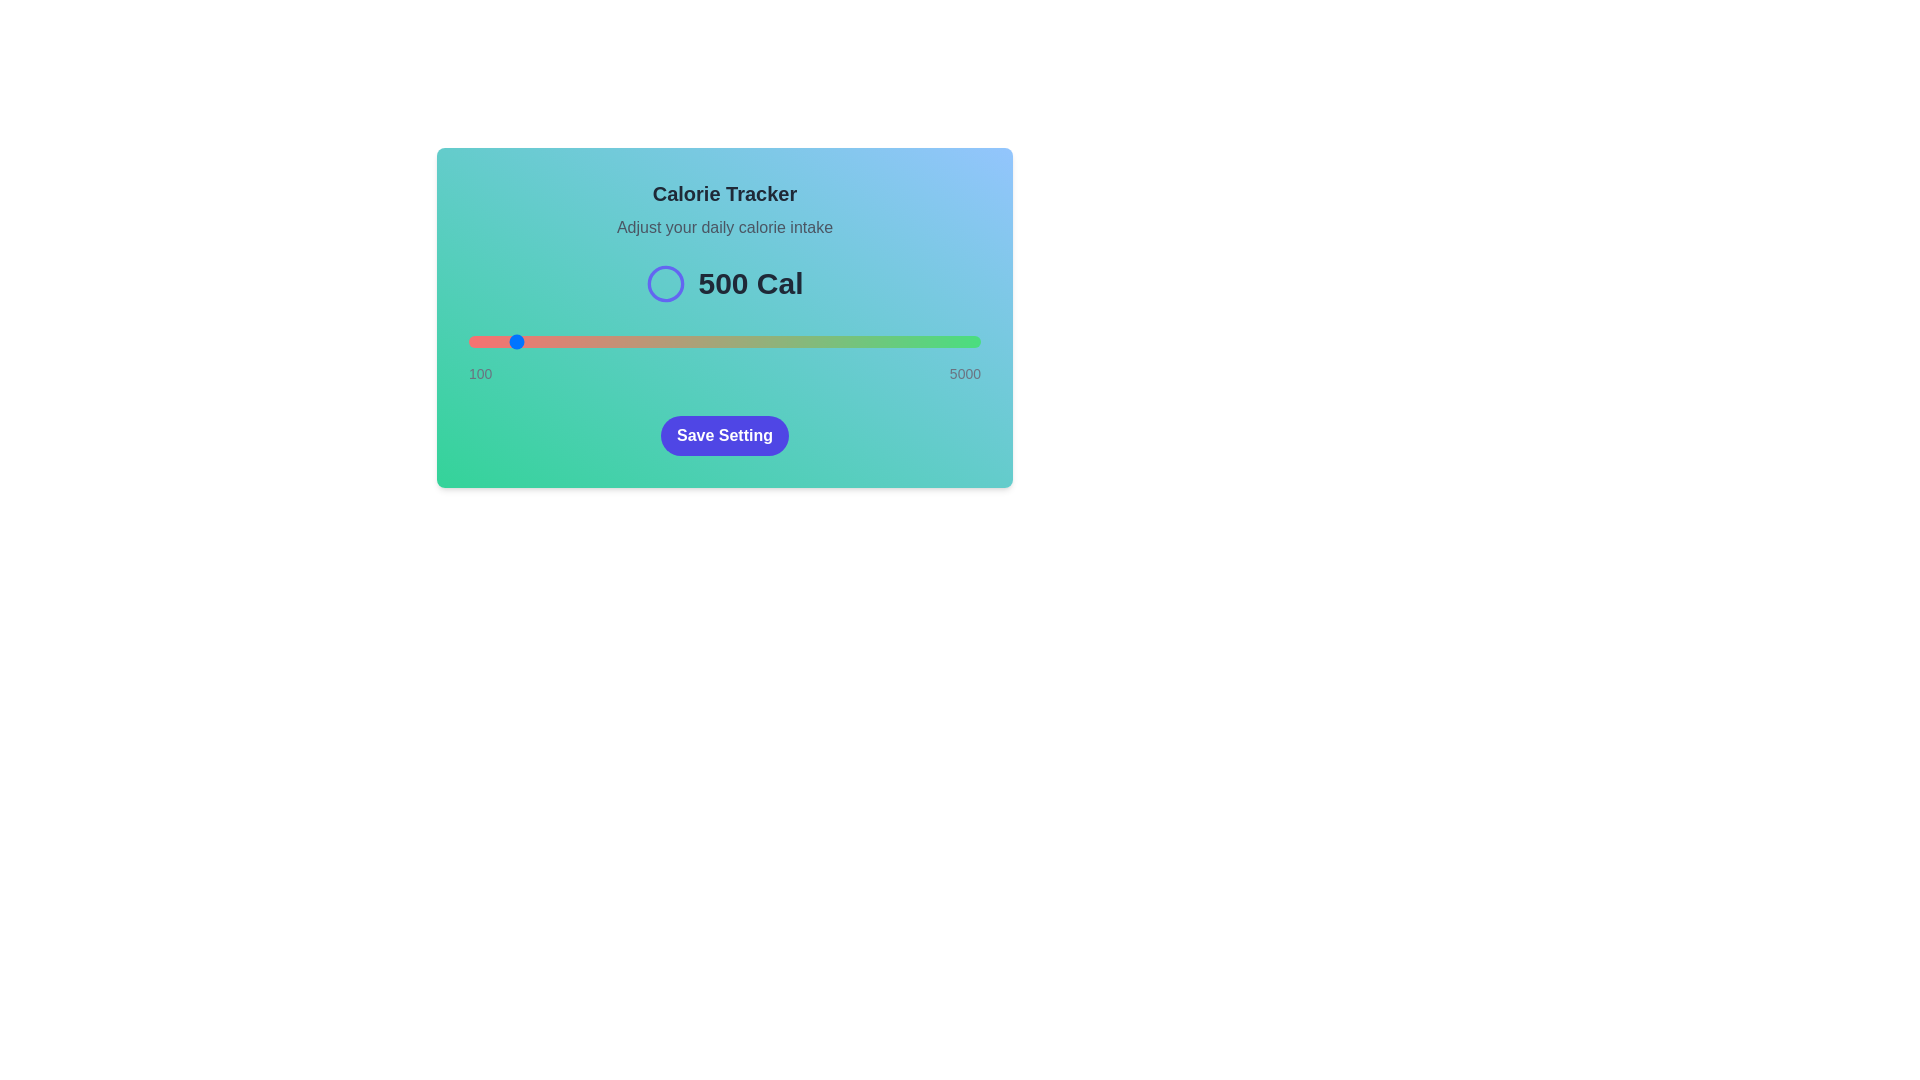 Image resolution: width=1920 pixels, height=1080 pixels. I want to click on 'Save Setting' button to save the current settings, so click(723, 434).